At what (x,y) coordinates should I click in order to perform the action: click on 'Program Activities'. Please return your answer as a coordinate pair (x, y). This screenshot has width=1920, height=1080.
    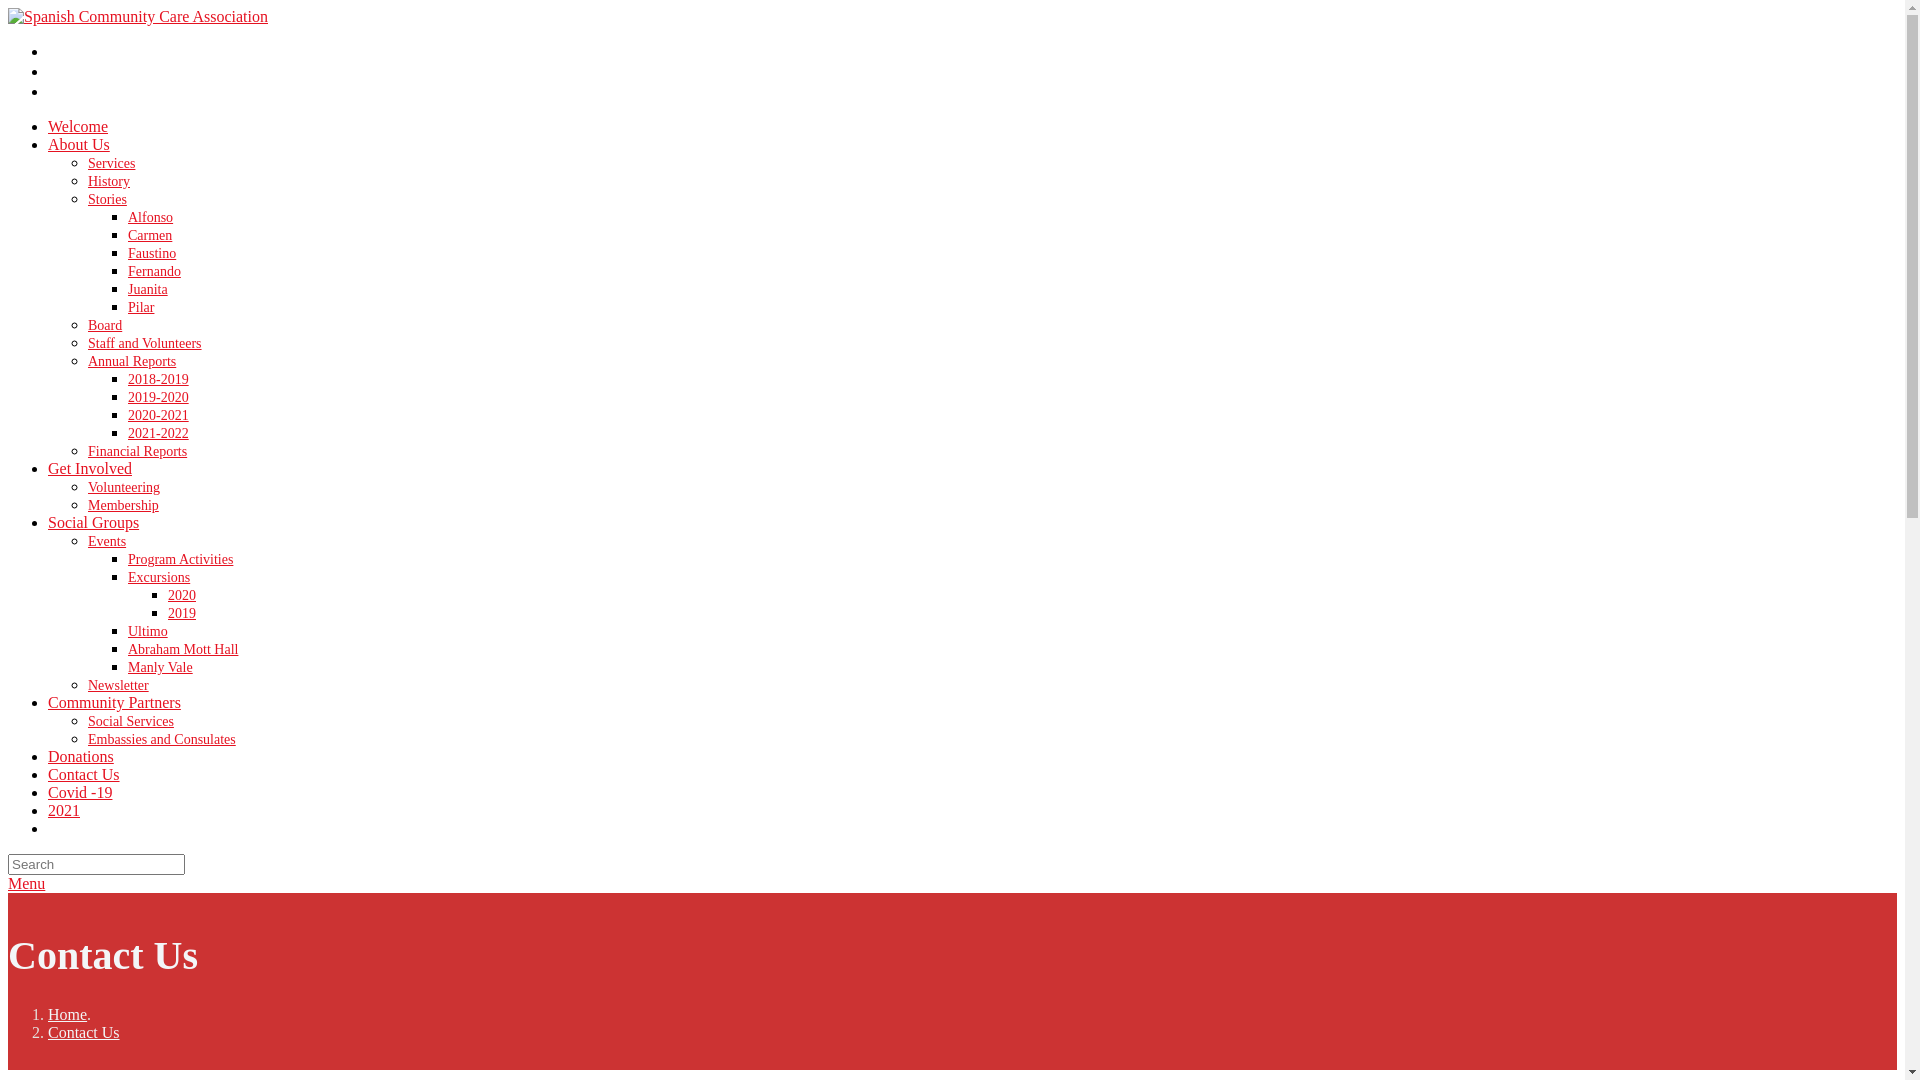
    Looking at the image, I should click on (180, 559).